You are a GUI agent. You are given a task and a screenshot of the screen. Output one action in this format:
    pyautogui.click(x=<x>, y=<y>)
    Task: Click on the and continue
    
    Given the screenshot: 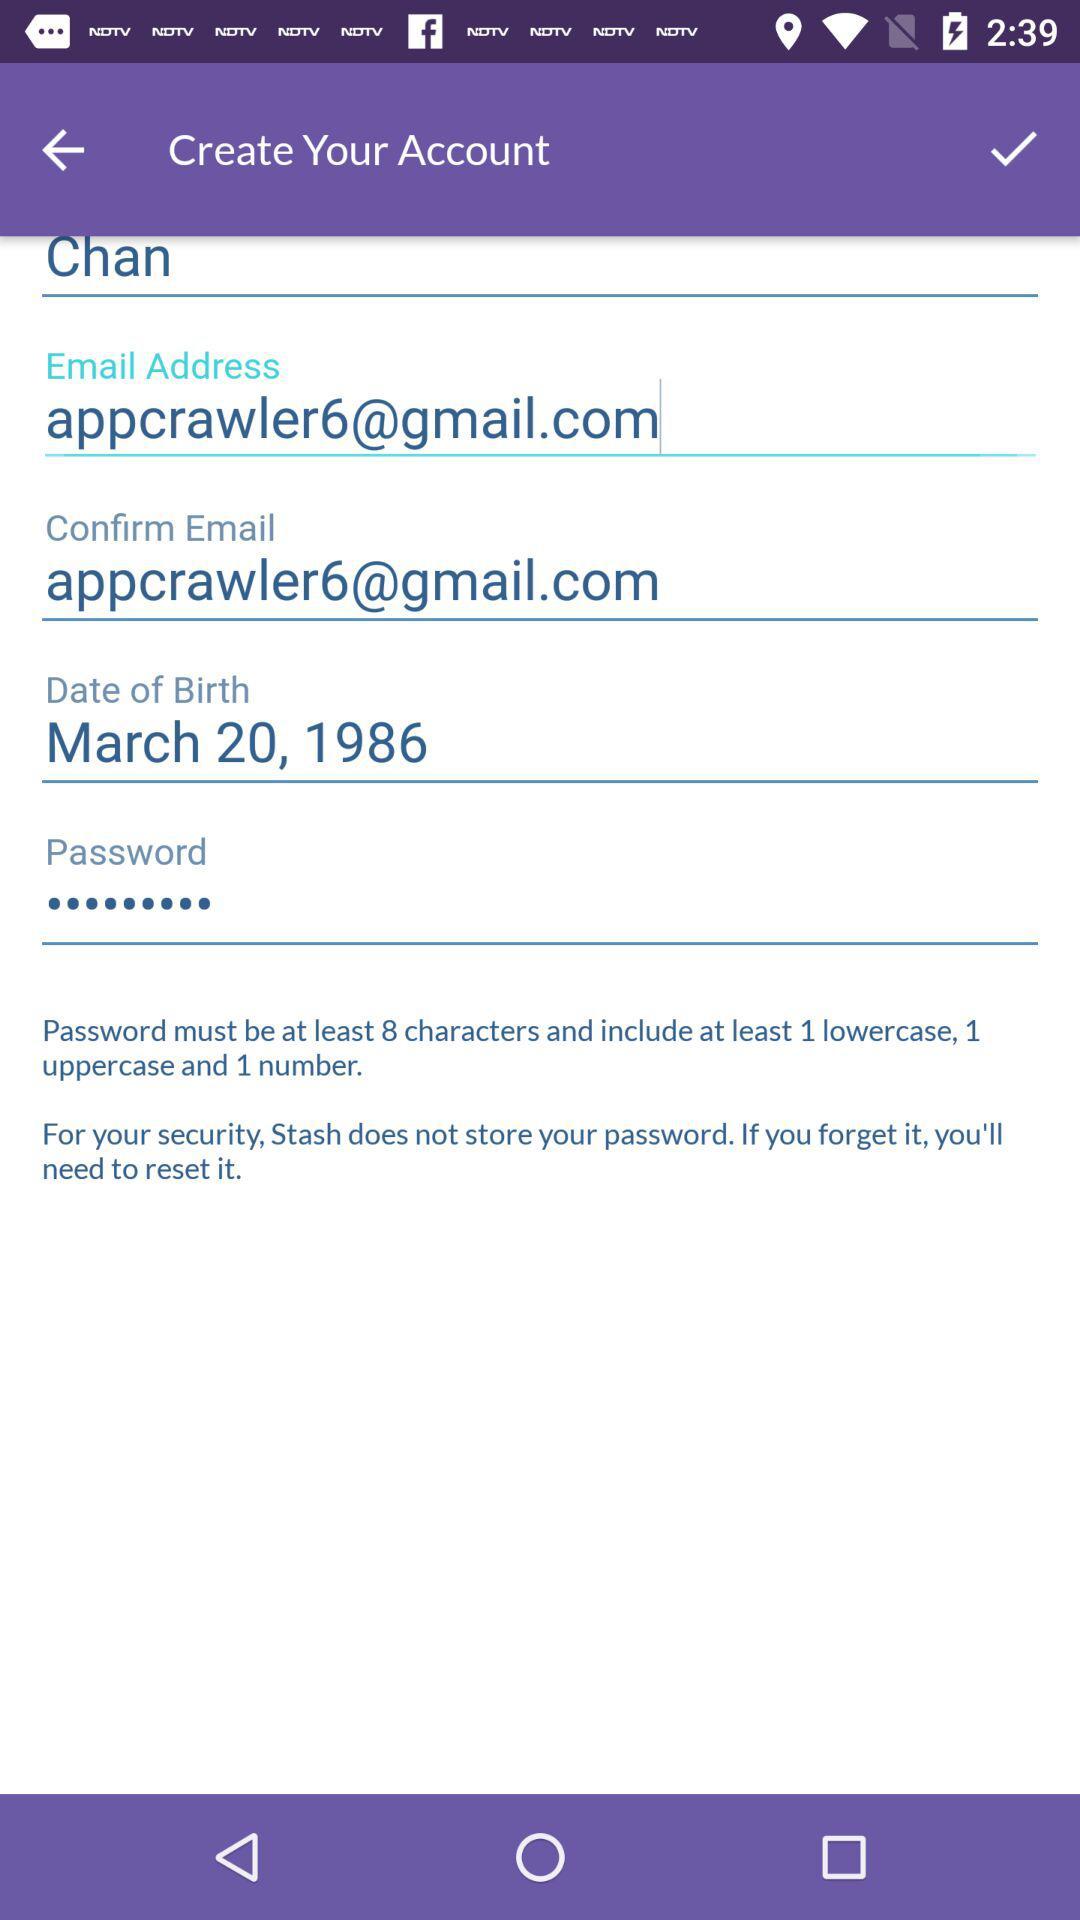 What is the action you would take?
    pyautogui.click(x=1014, y=148)
    